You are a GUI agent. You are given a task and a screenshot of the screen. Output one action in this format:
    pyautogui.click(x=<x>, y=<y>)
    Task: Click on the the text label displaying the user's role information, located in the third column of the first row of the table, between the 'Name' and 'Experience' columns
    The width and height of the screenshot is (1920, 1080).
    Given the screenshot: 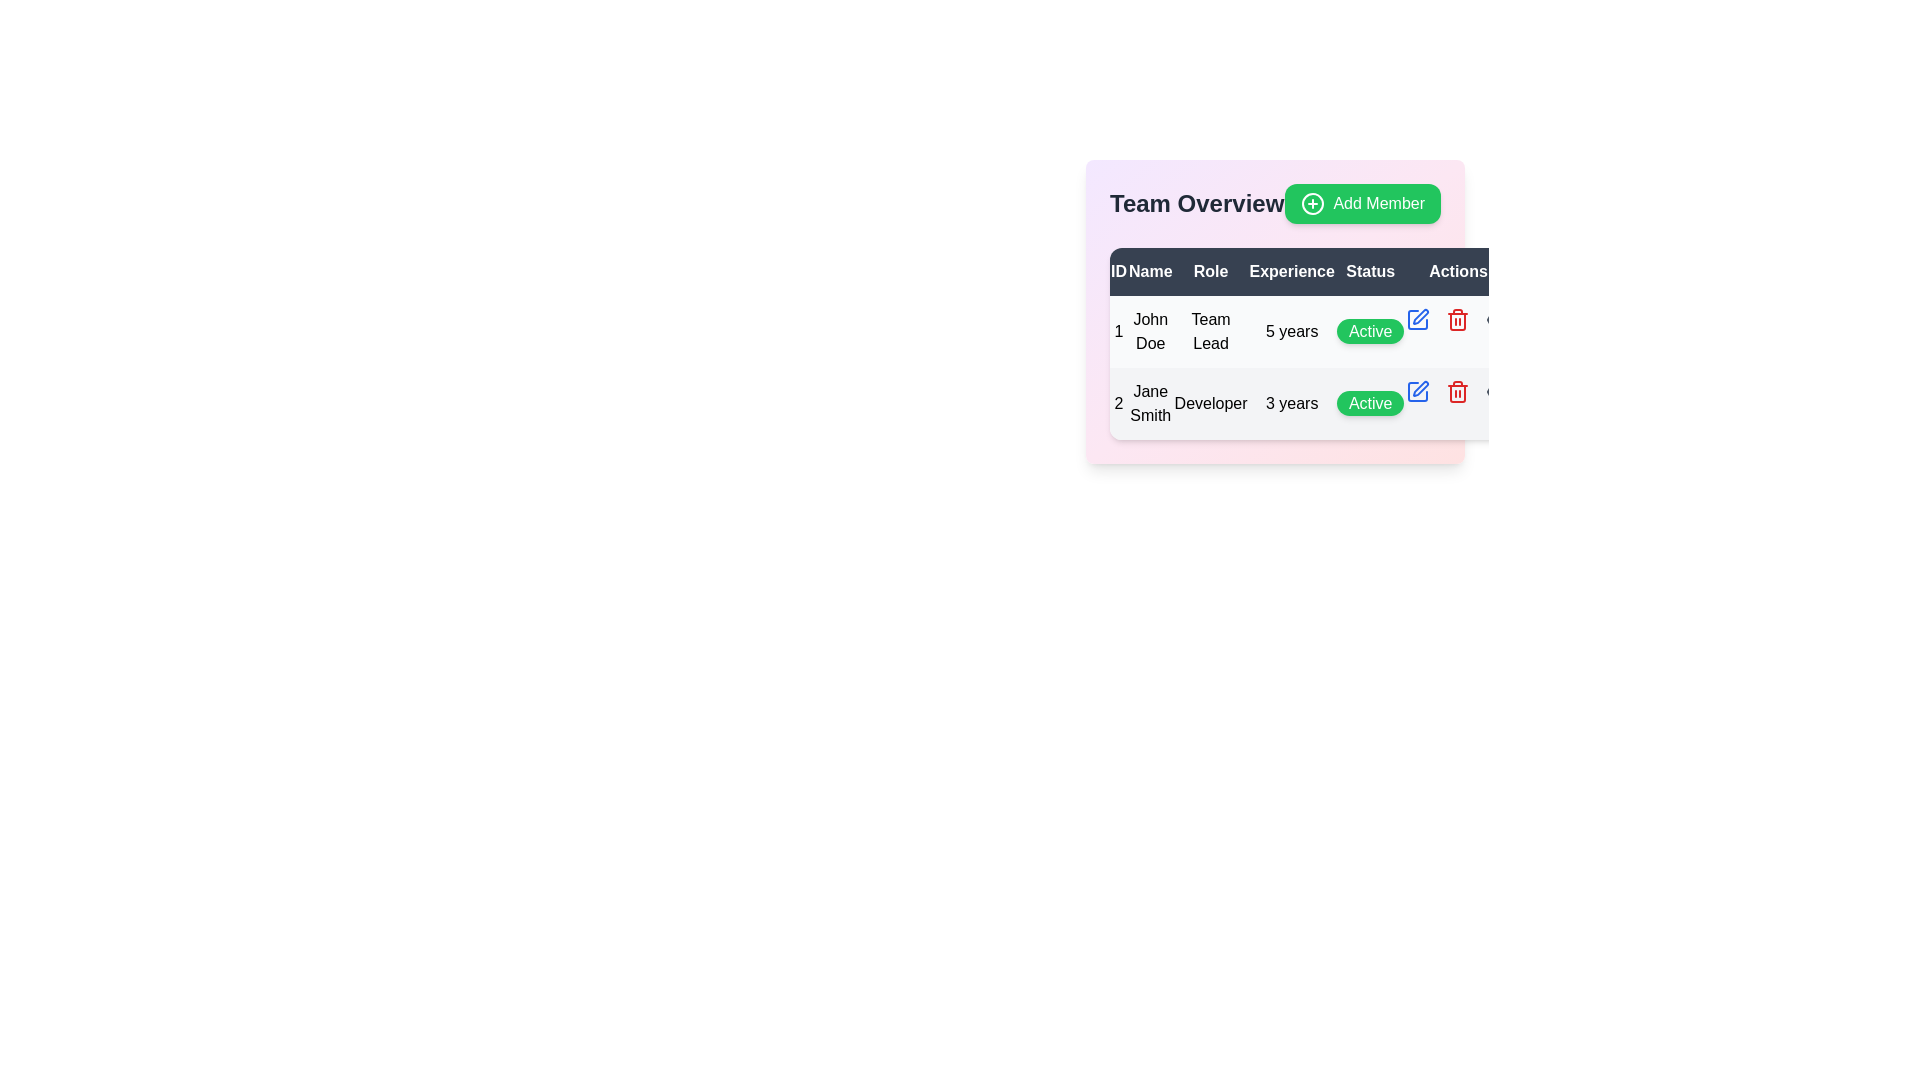 What is the action you would take?
    pyautogui.click(x=1210, y=330)
    